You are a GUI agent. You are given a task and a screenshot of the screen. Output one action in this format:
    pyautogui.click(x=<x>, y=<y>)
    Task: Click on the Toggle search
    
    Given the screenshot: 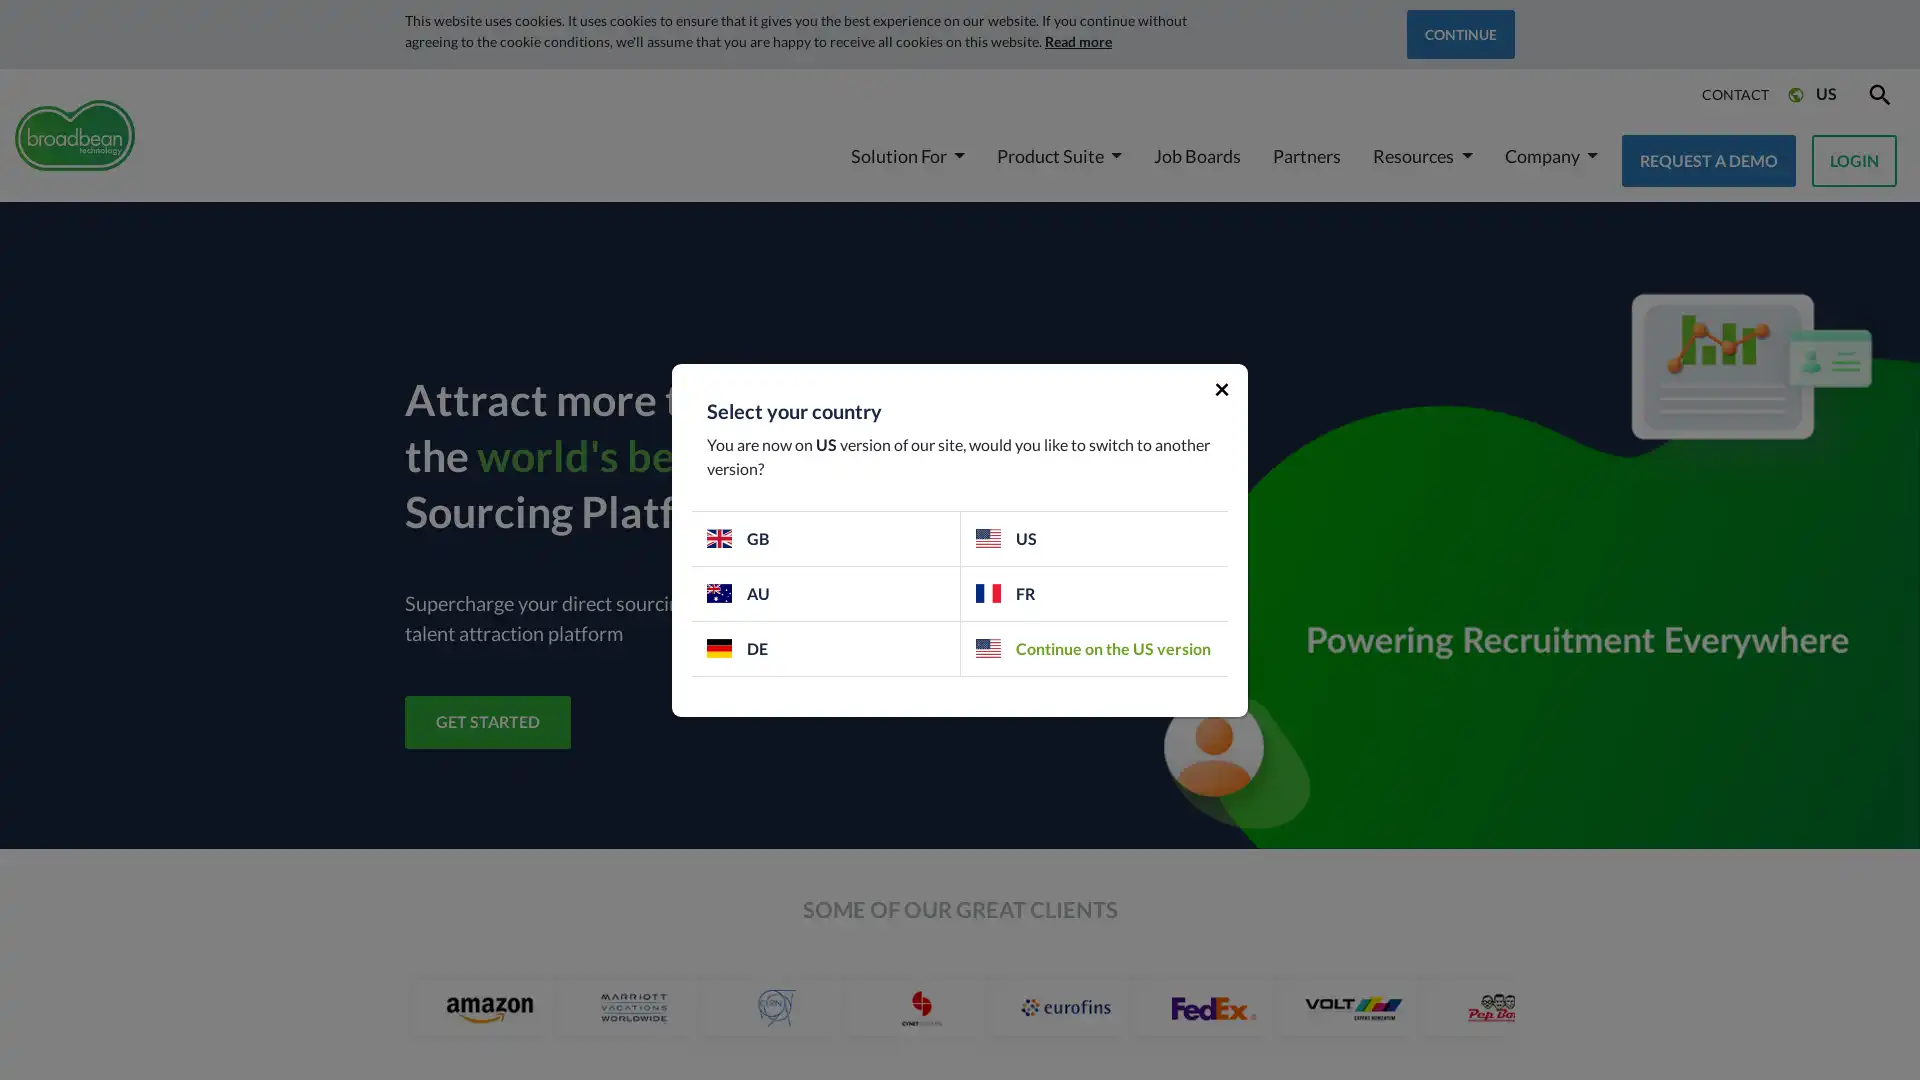 What is the action you would take?
    pyautogui.click(x=1877, y=93)
    